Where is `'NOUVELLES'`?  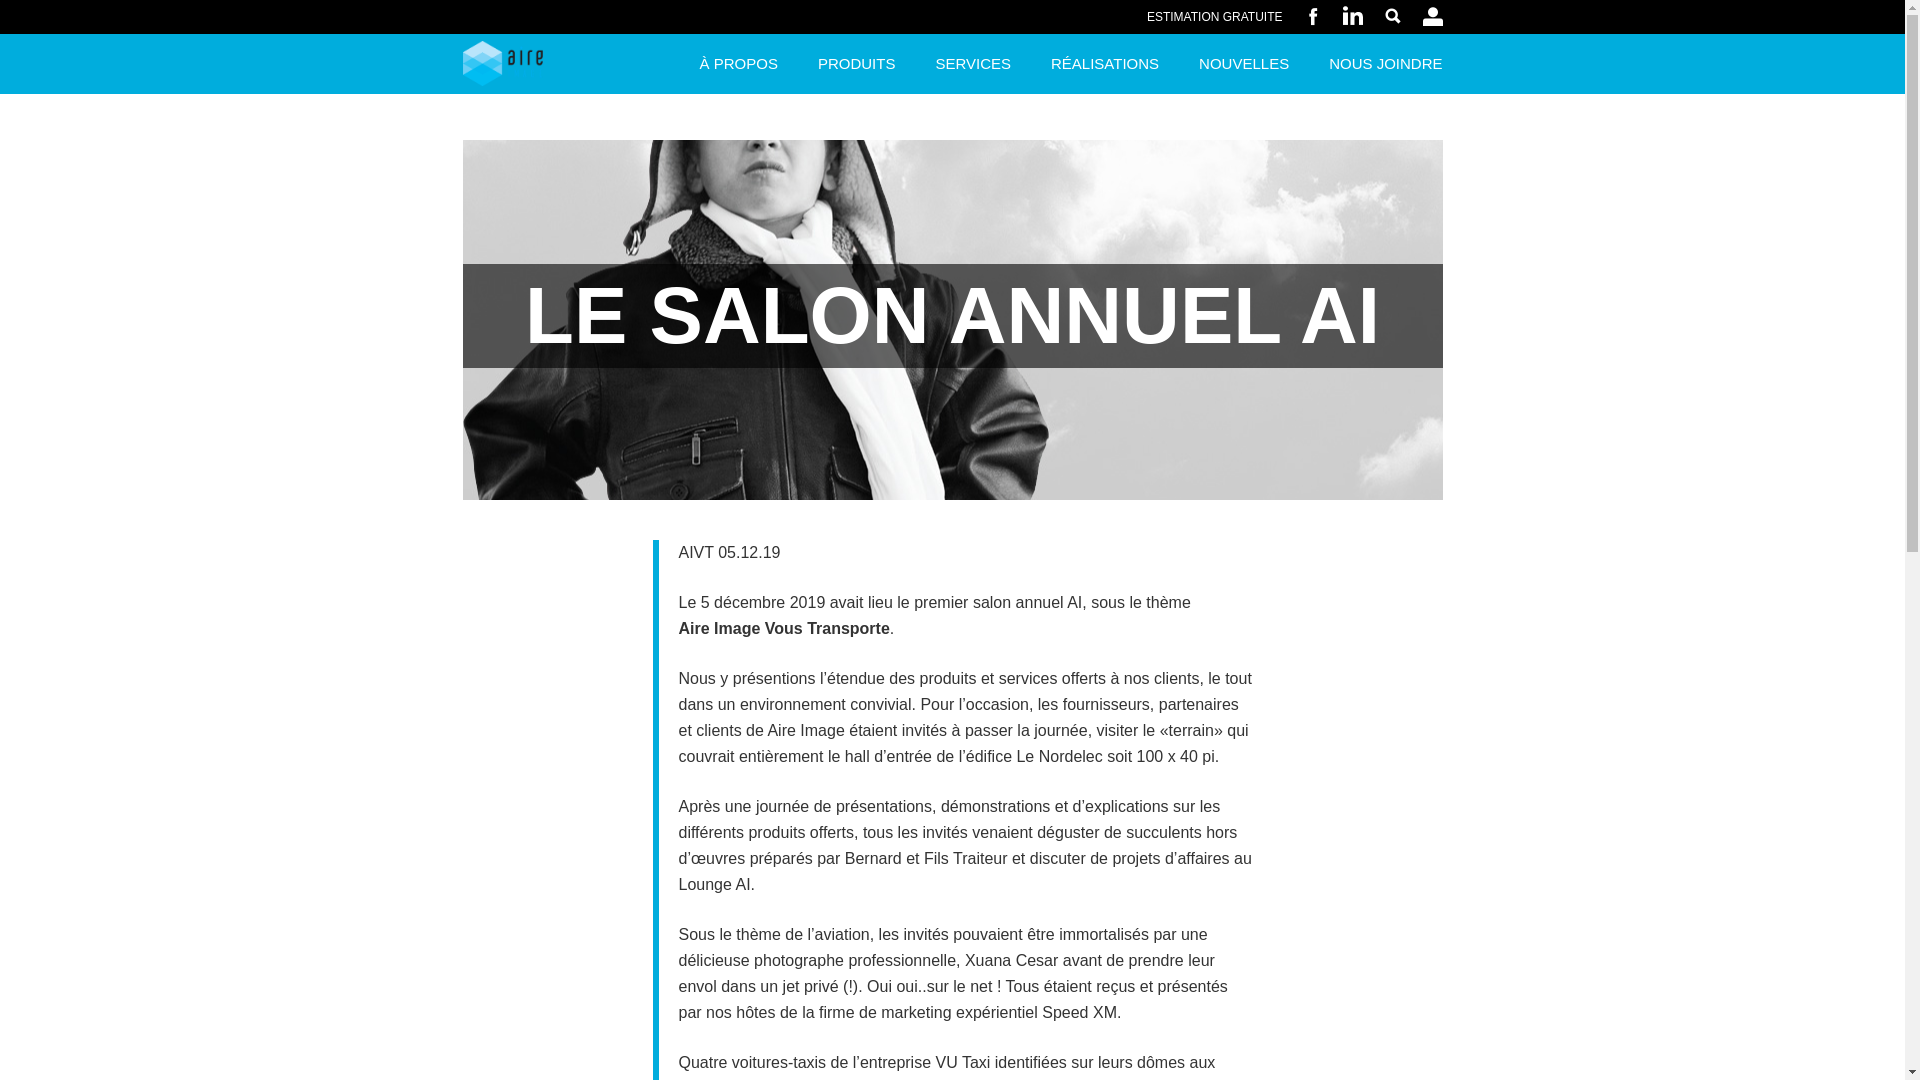 'NOUVELLES' is located at coordinates (1242, 63).